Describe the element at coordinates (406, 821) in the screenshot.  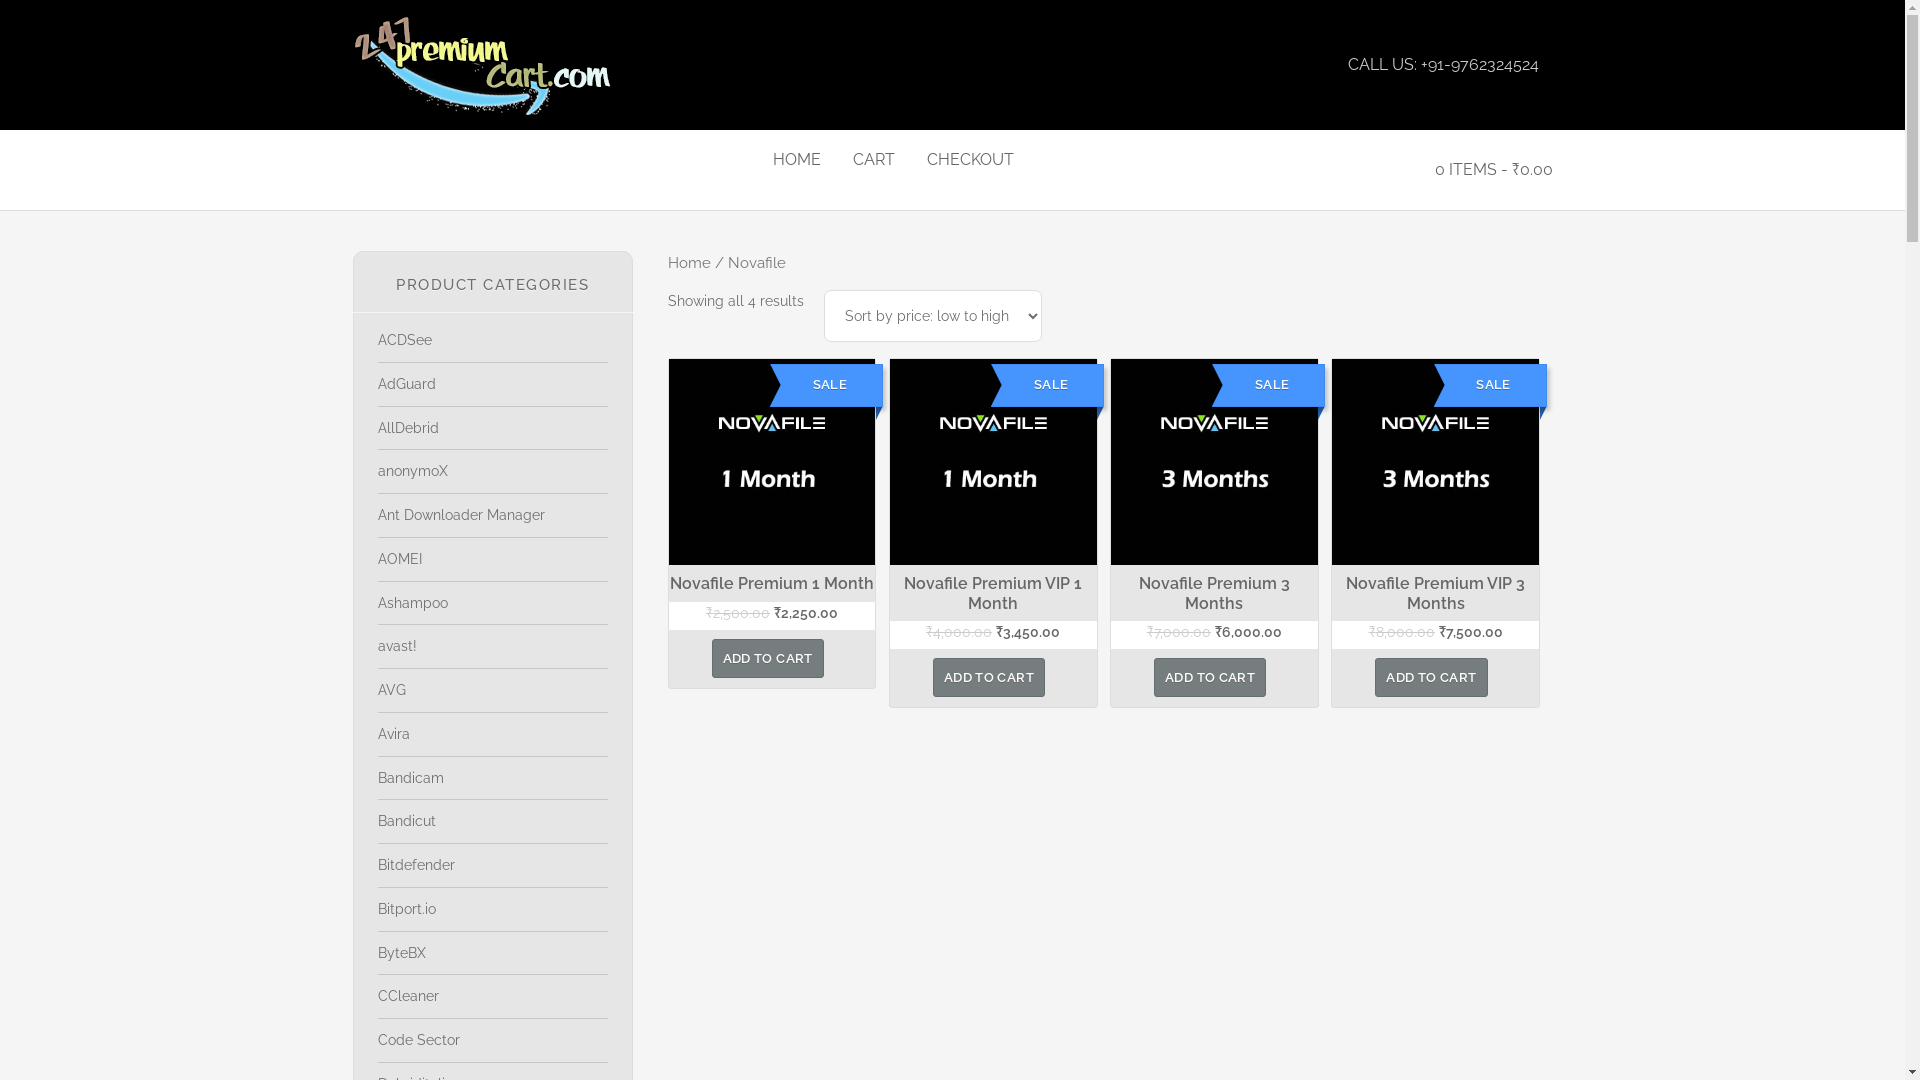
I see `'Bandicut'` at that location.